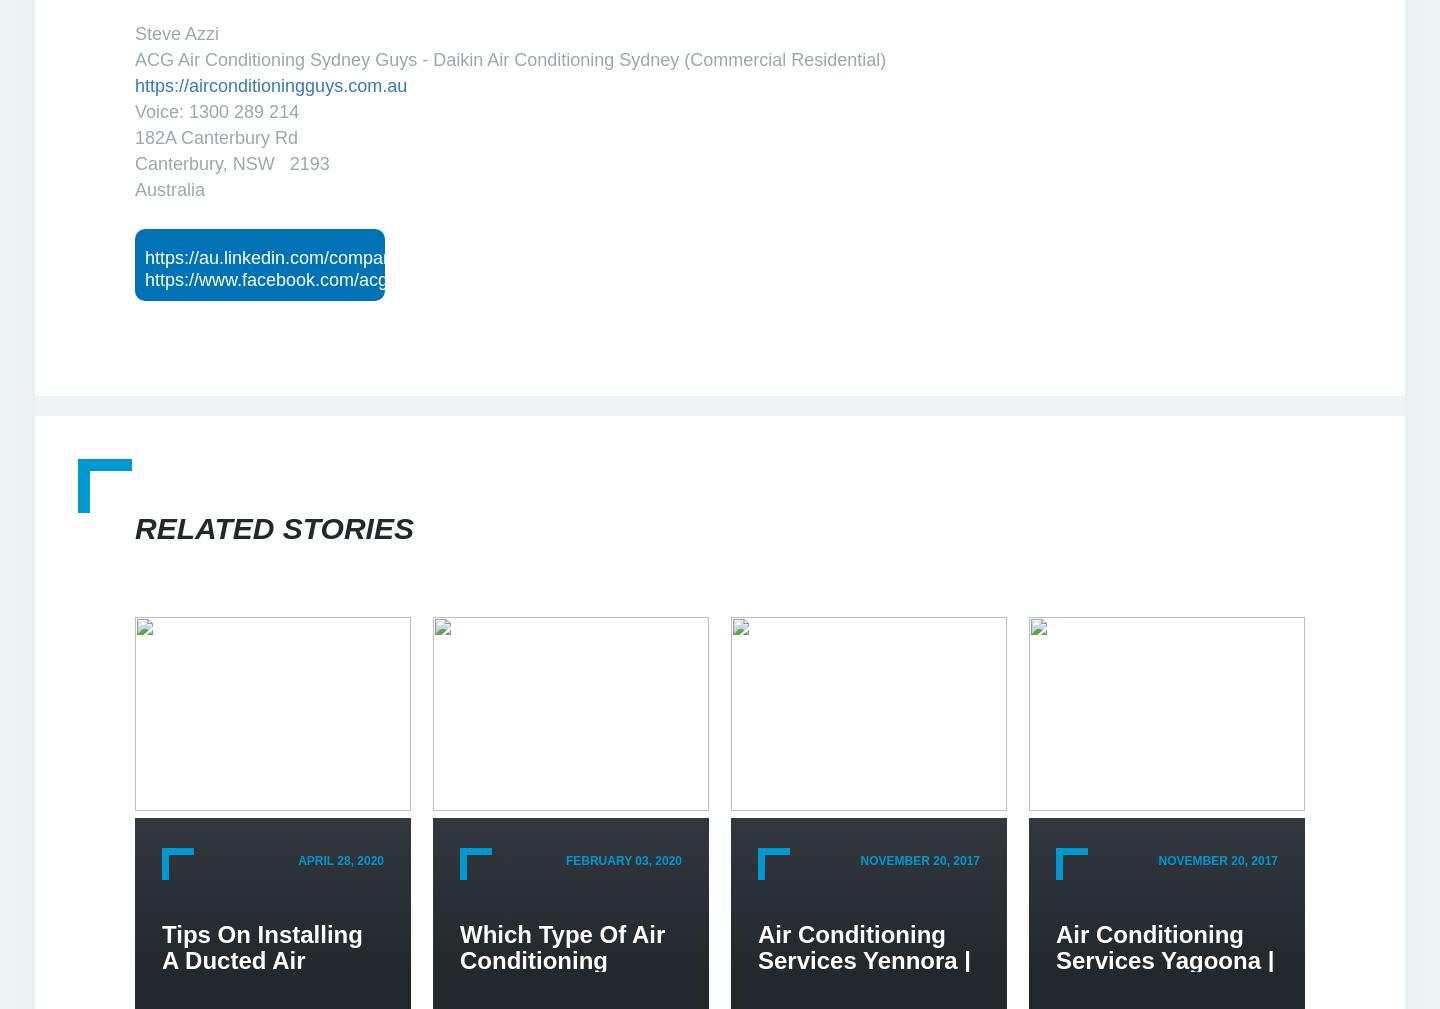 The width and height of the screenshot is (1440, 1009). What do you see at coordinates (202, 33) in the screenshot?
I see `'Azzi'` at bounding box center [202, 33].